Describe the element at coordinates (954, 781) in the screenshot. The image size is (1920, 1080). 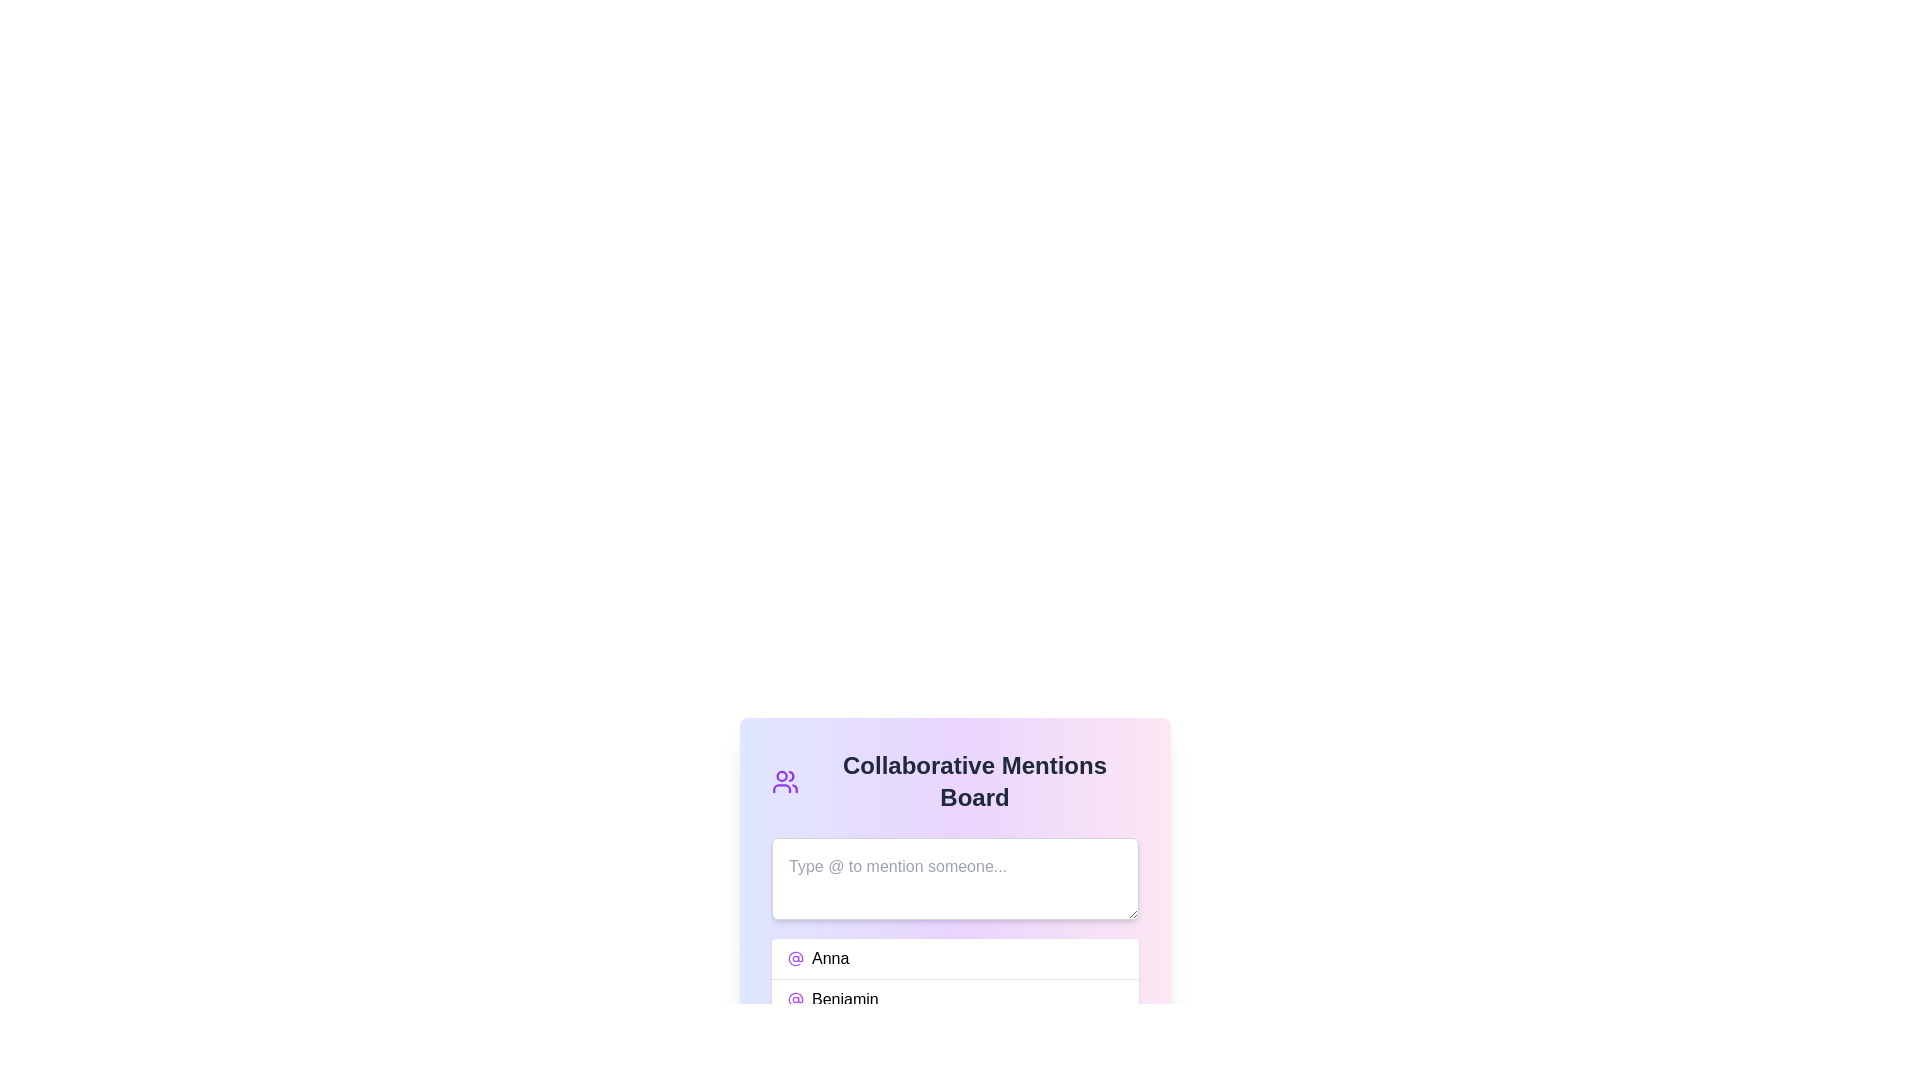
I see `header text 'Collaborative Mentions Board' to understand the section's purpose, which is located at the top of the form-like section above the text input field` at that location.